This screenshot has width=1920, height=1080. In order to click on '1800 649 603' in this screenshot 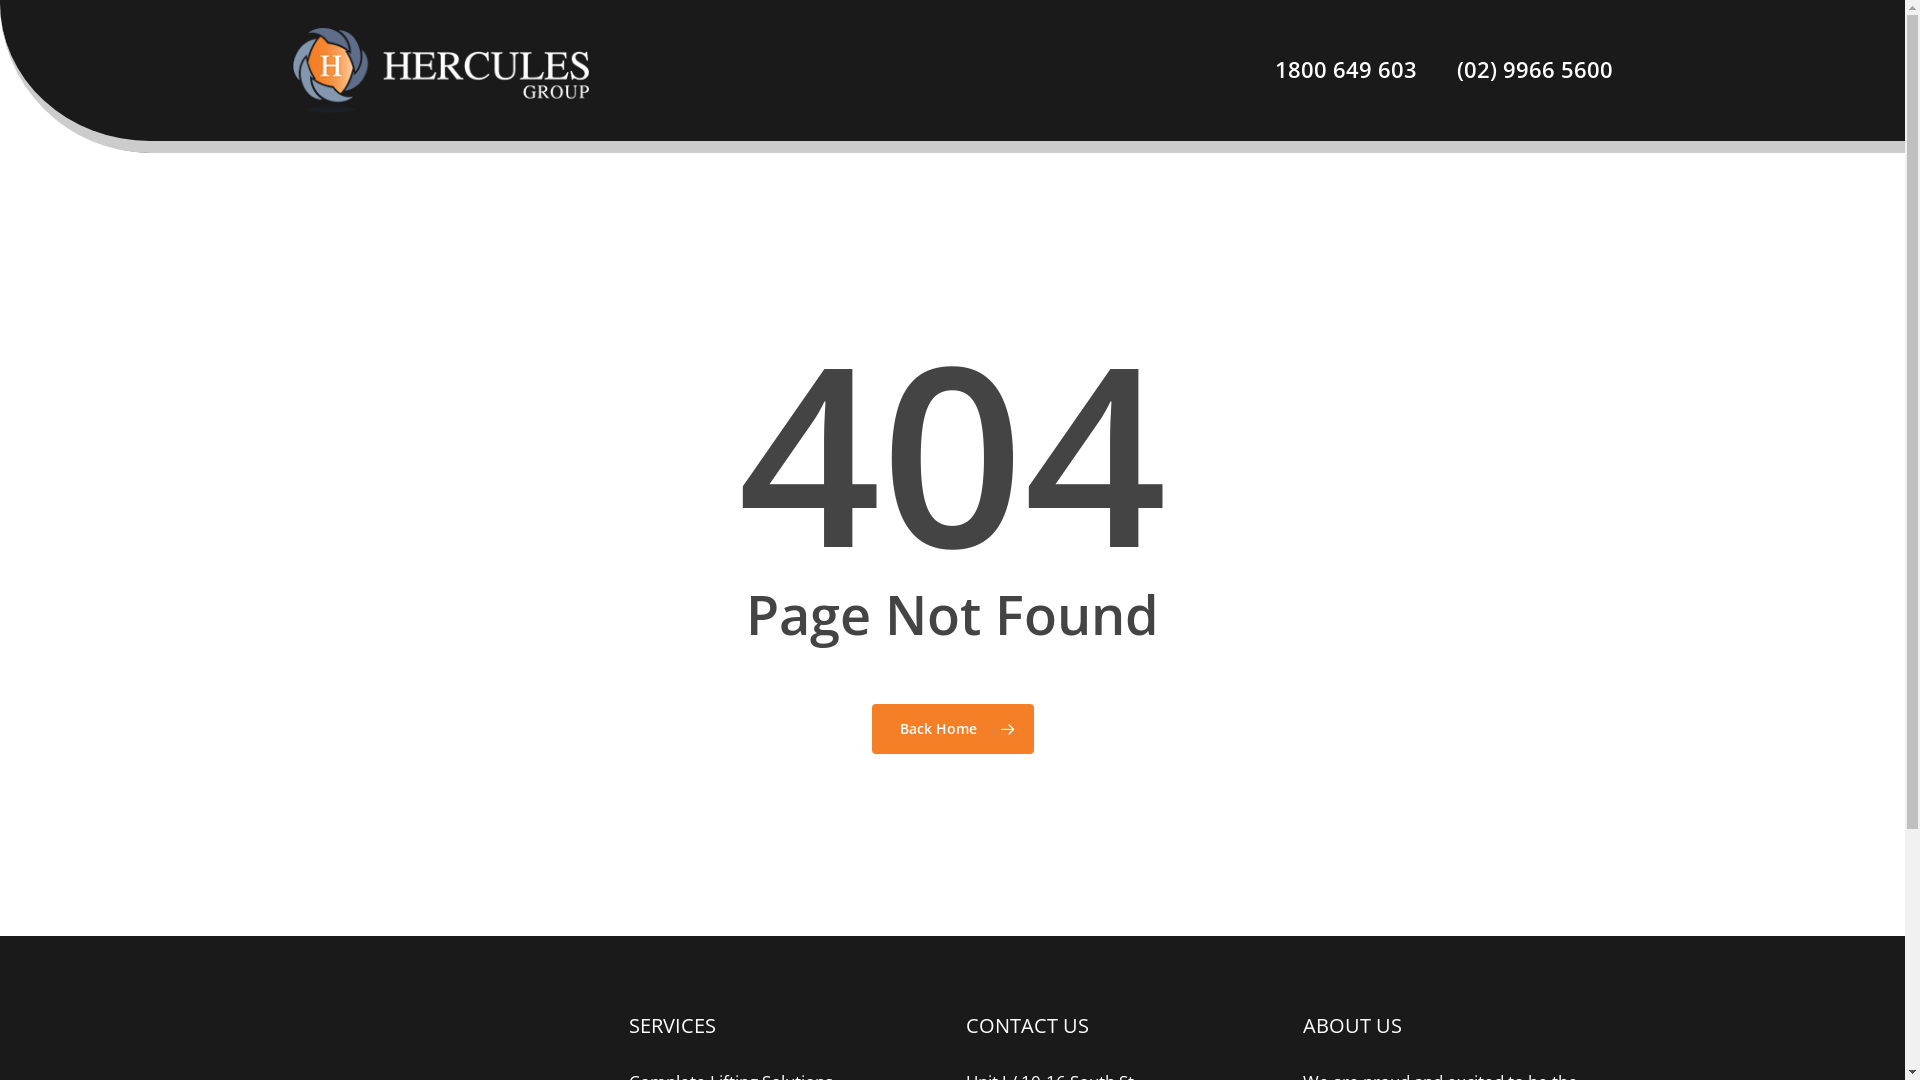, I will do `click(1344, 69)`.